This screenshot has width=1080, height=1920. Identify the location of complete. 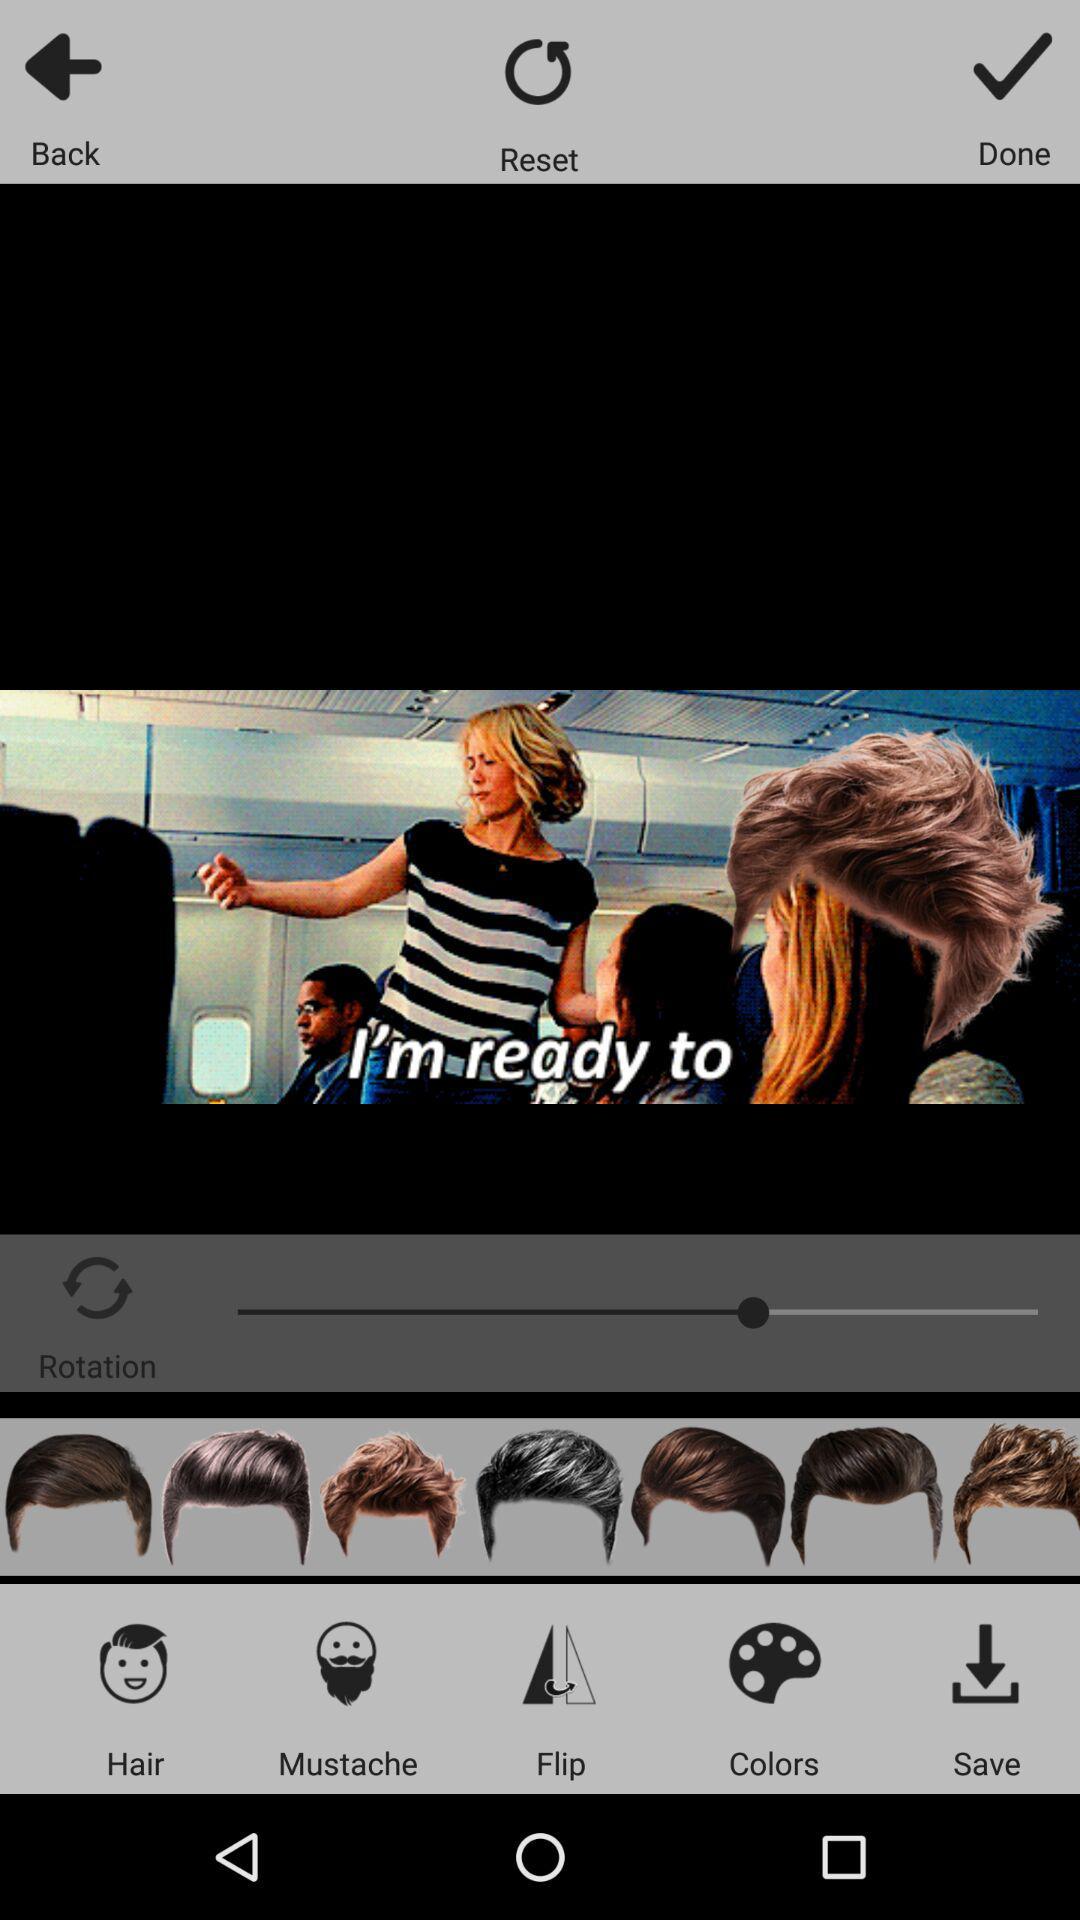
(1014, 65).